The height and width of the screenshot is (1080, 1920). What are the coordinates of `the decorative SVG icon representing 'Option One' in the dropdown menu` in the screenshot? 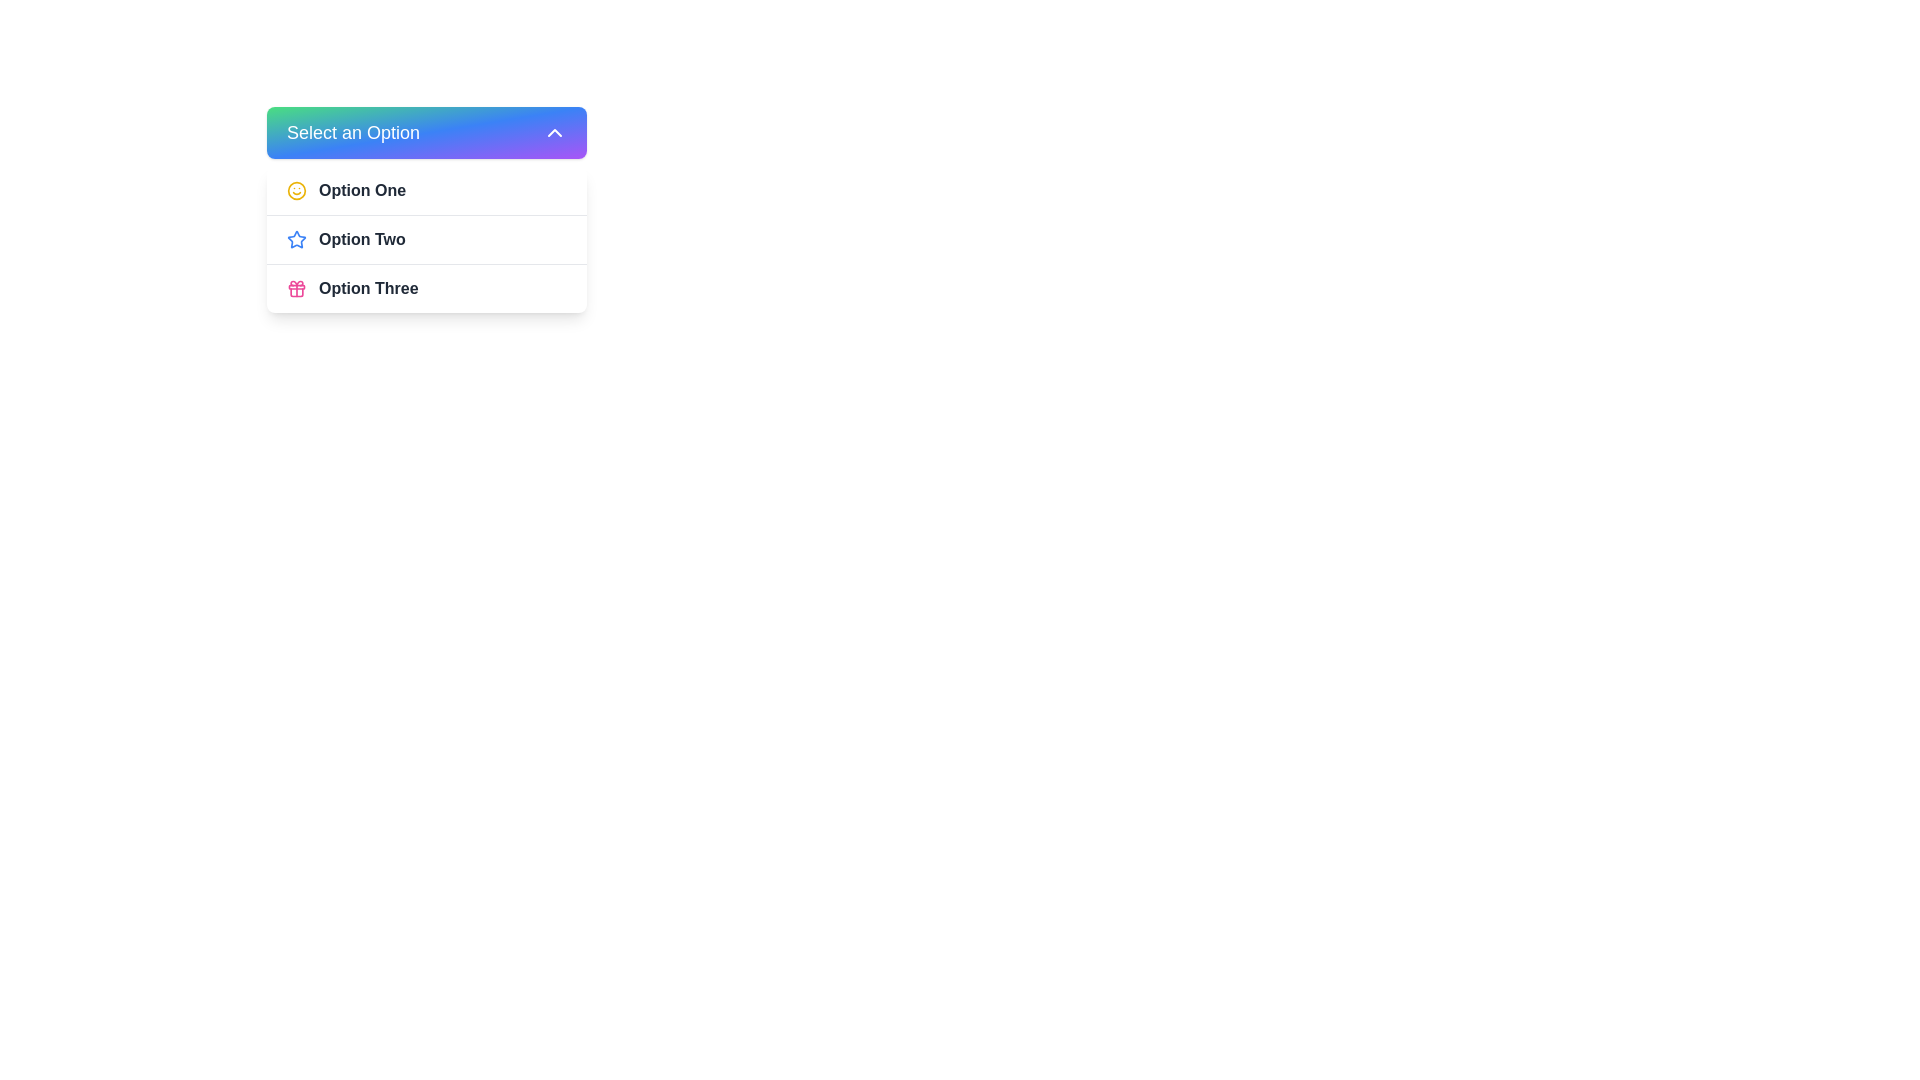 It's located at (296, 191).